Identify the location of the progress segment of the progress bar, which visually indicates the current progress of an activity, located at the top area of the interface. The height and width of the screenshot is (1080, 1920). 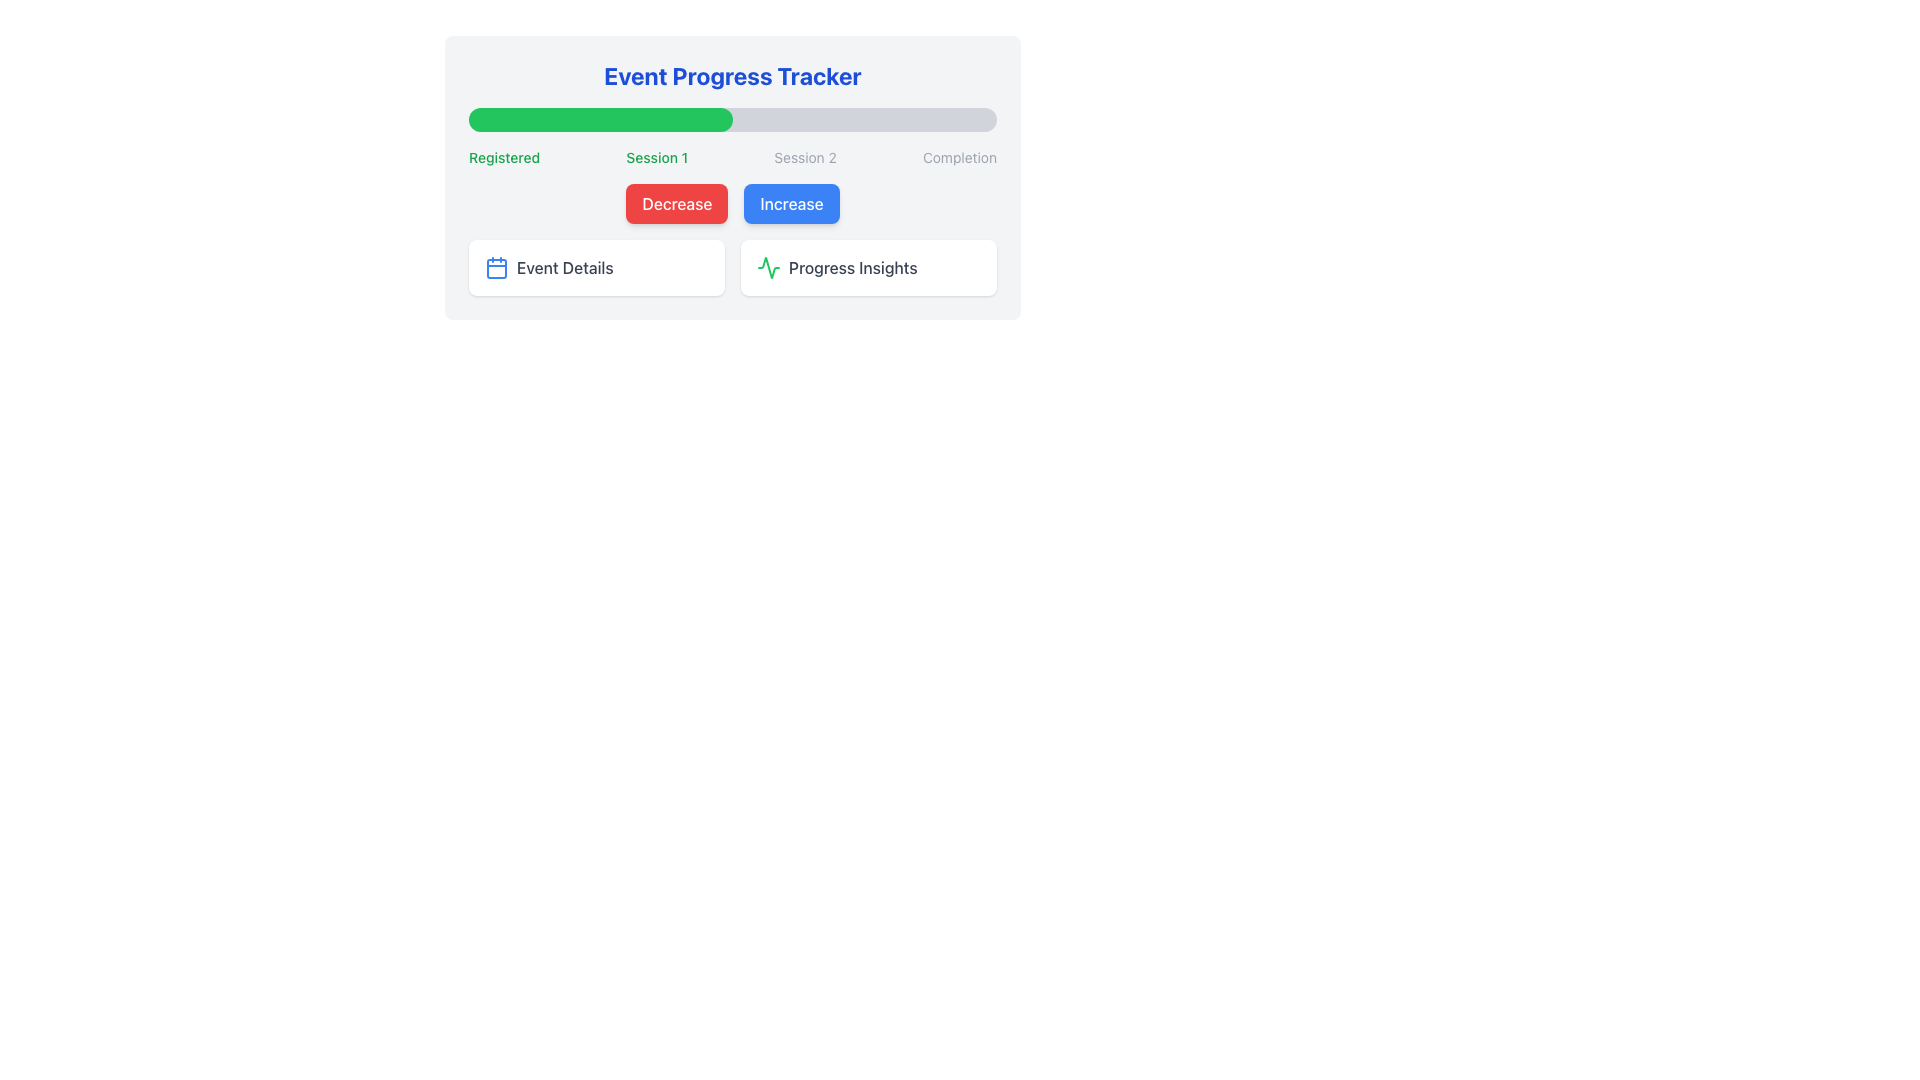
(599, 119).